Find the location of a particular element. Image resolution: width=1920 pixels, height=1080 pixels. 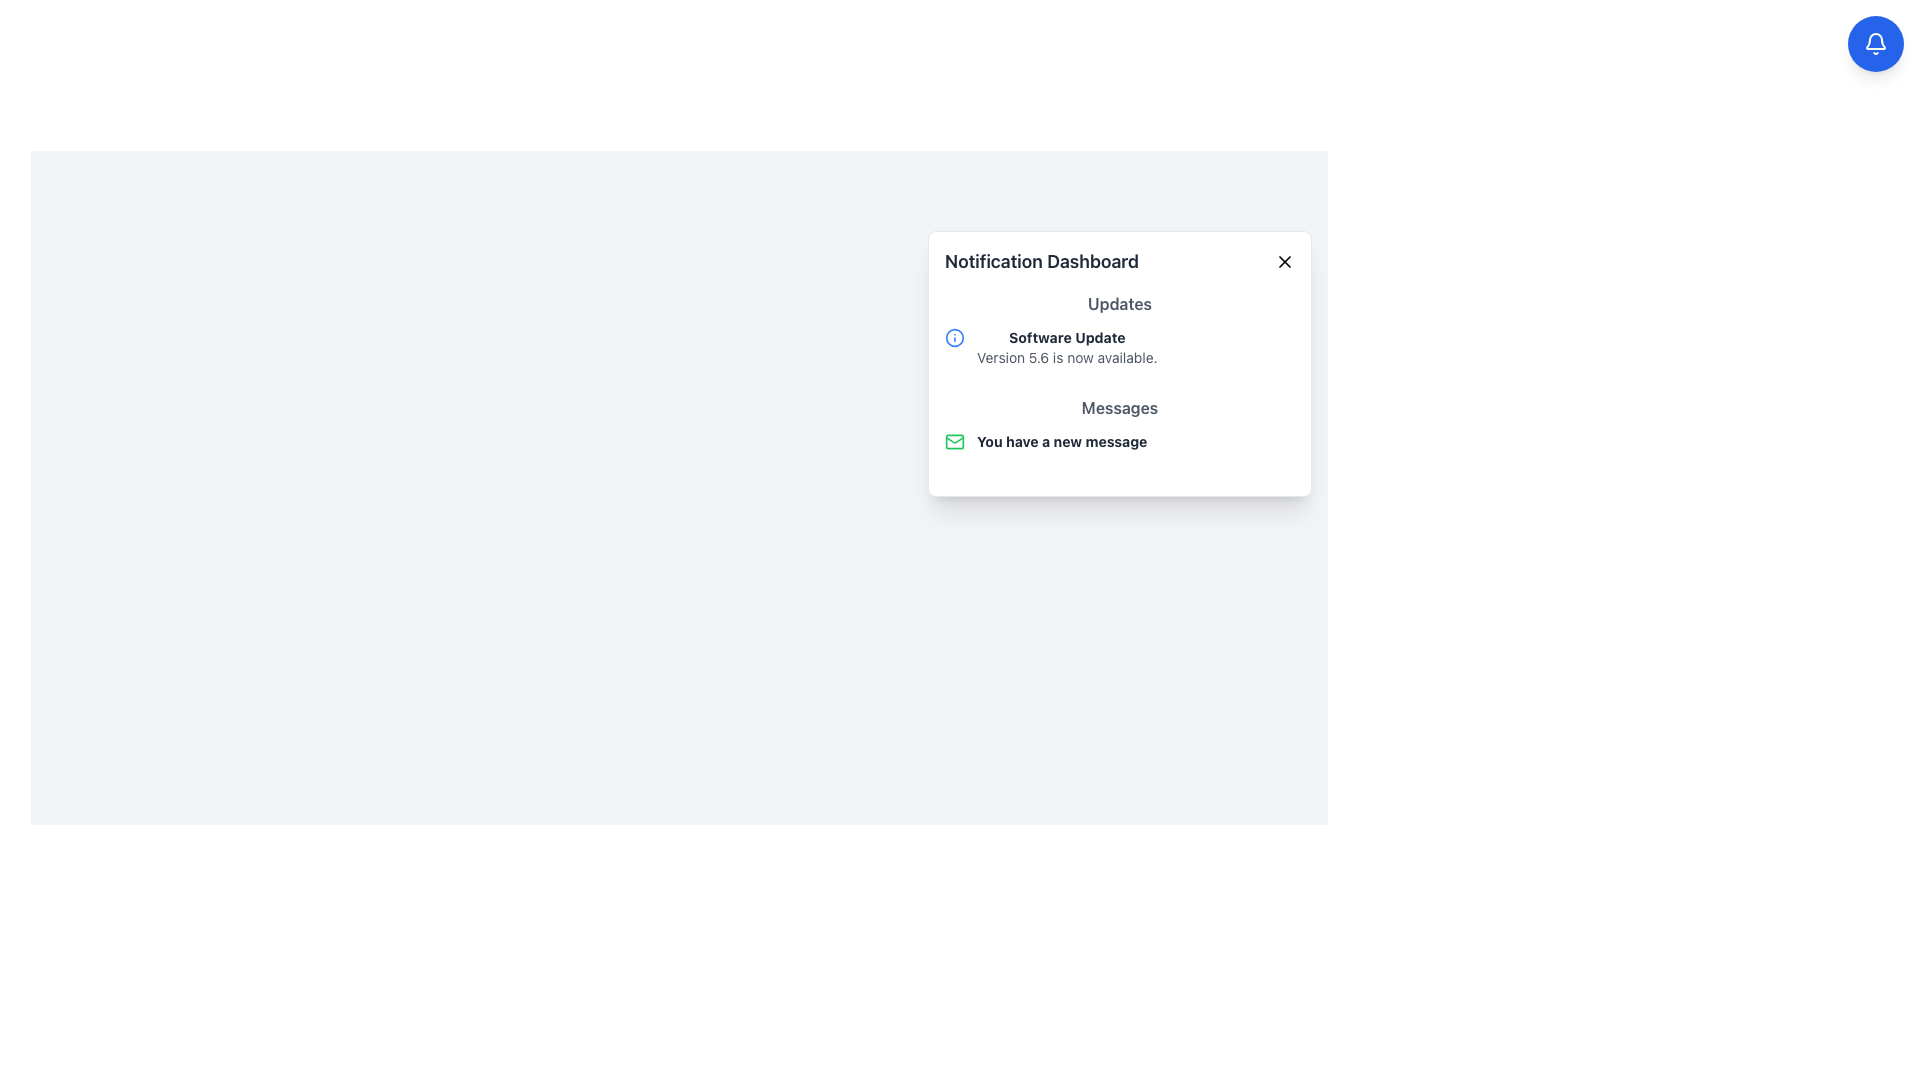

the SVG Circle element located inside the notification panel near the upper-right side of the interface is located at coordinates (954, 337).